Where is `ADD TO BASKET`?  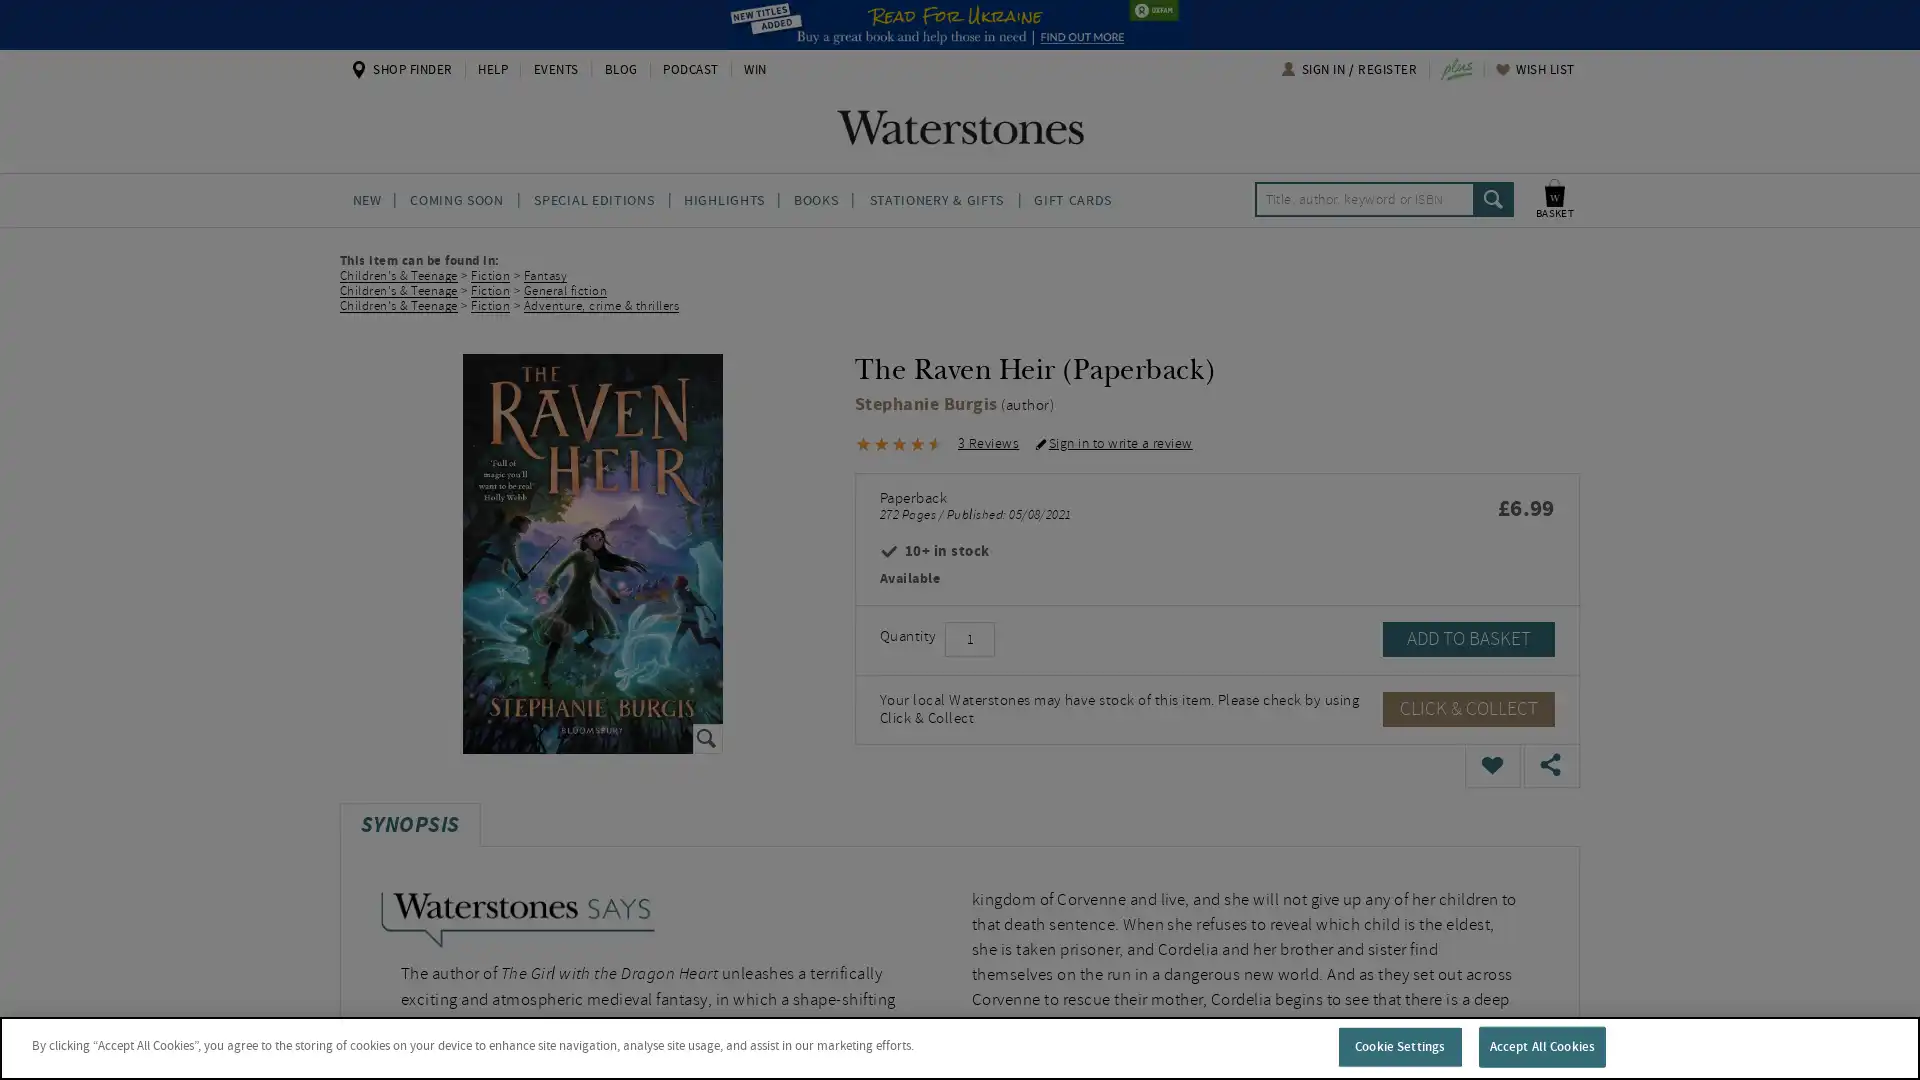 ADD TO BASKET is located at coordinates (1468, 639).